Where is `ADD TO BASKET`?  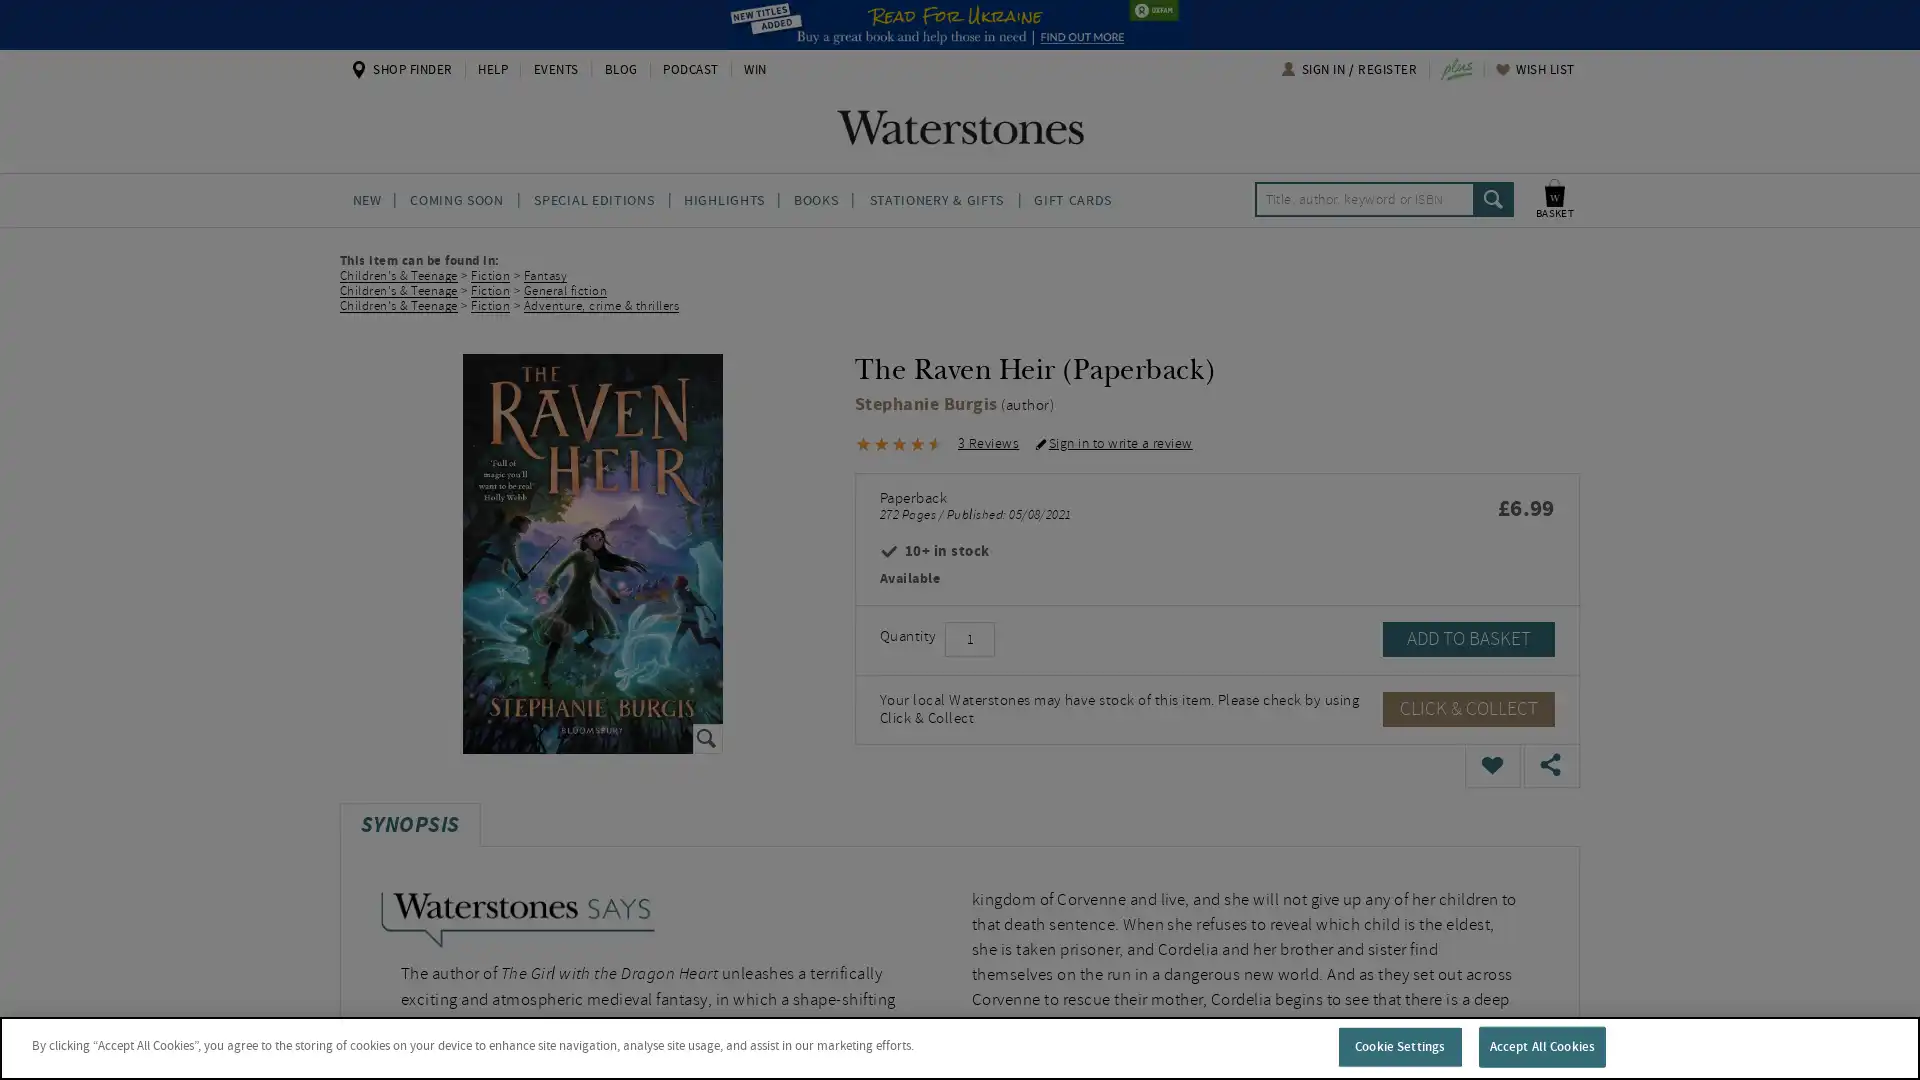 ADD TO BASKET is located at coordinates (1468, 639).